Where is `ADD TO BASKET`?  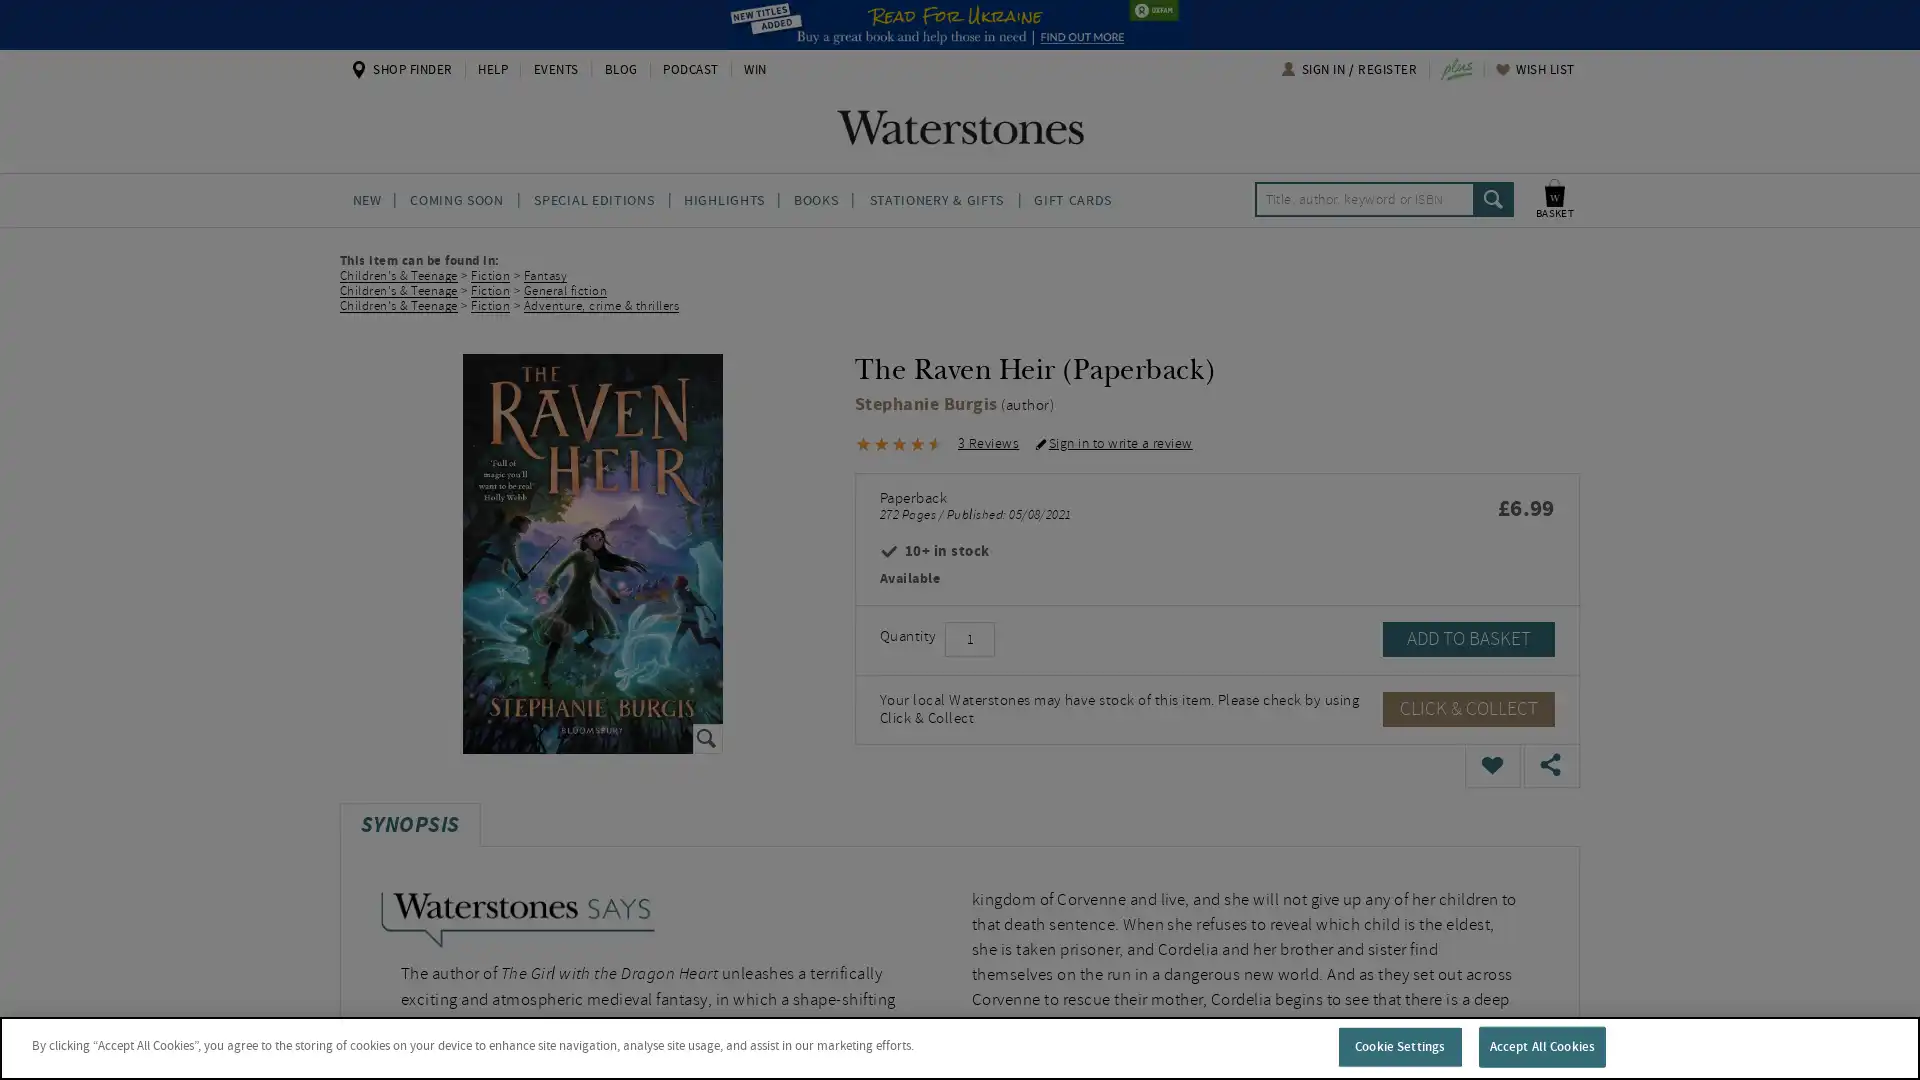 ADD TO BASKET is located at coordinates (1468, 639).